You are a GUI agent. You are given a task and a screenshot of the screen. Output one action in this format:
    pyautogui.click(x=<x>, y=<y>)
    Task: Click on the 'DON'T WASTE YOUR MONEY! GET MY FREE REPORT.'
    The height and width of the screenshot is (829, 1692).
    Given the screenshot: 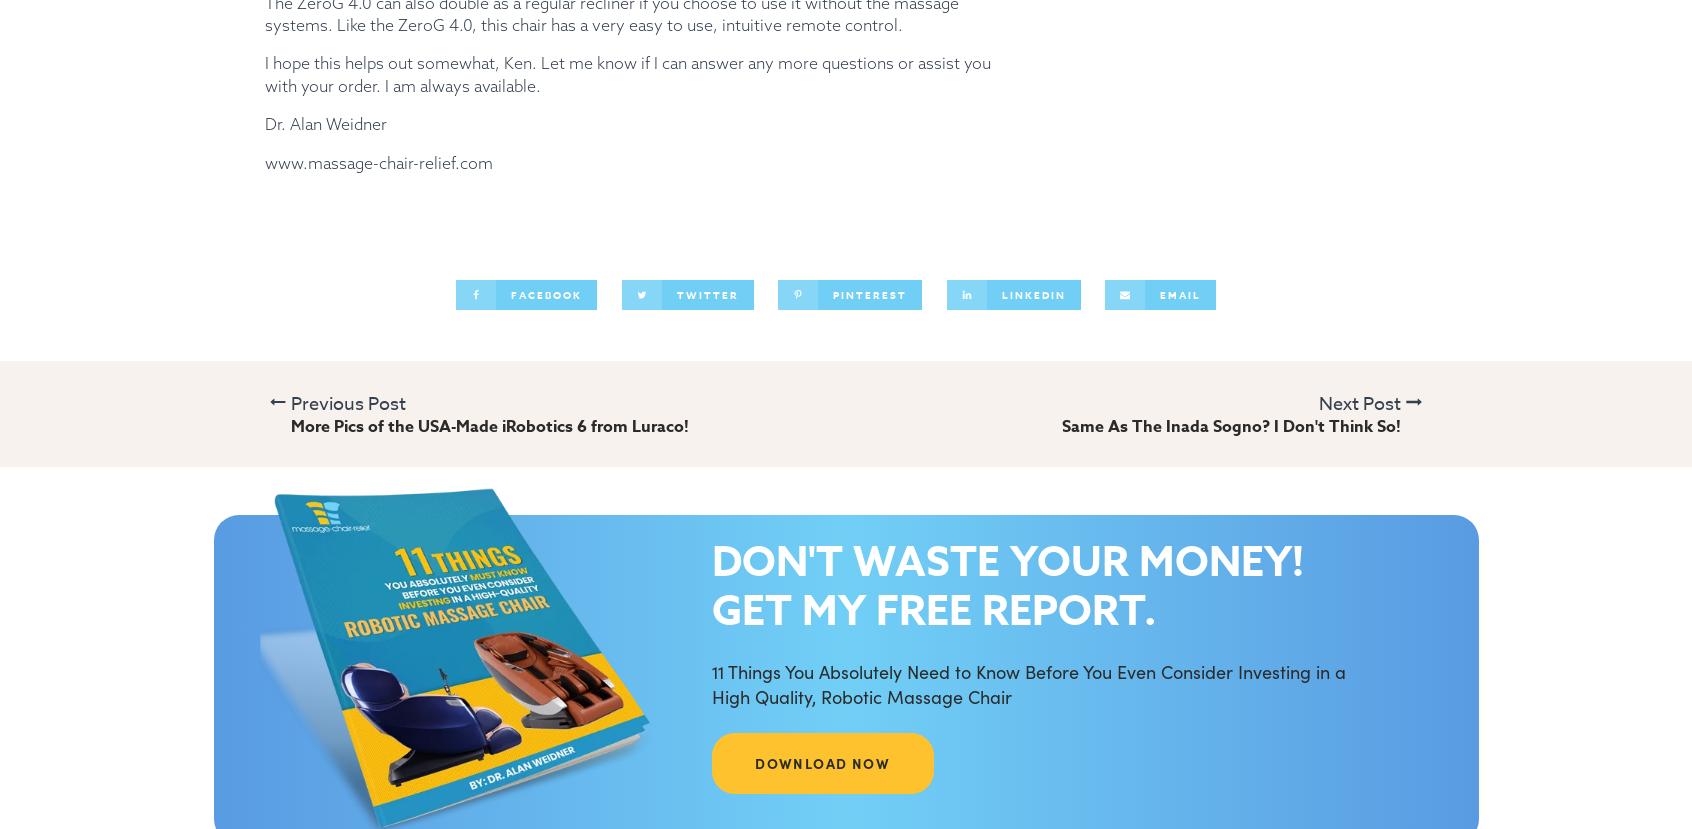 What is the action you would take?
    pyautogui.click(x=1006, y=585)
    